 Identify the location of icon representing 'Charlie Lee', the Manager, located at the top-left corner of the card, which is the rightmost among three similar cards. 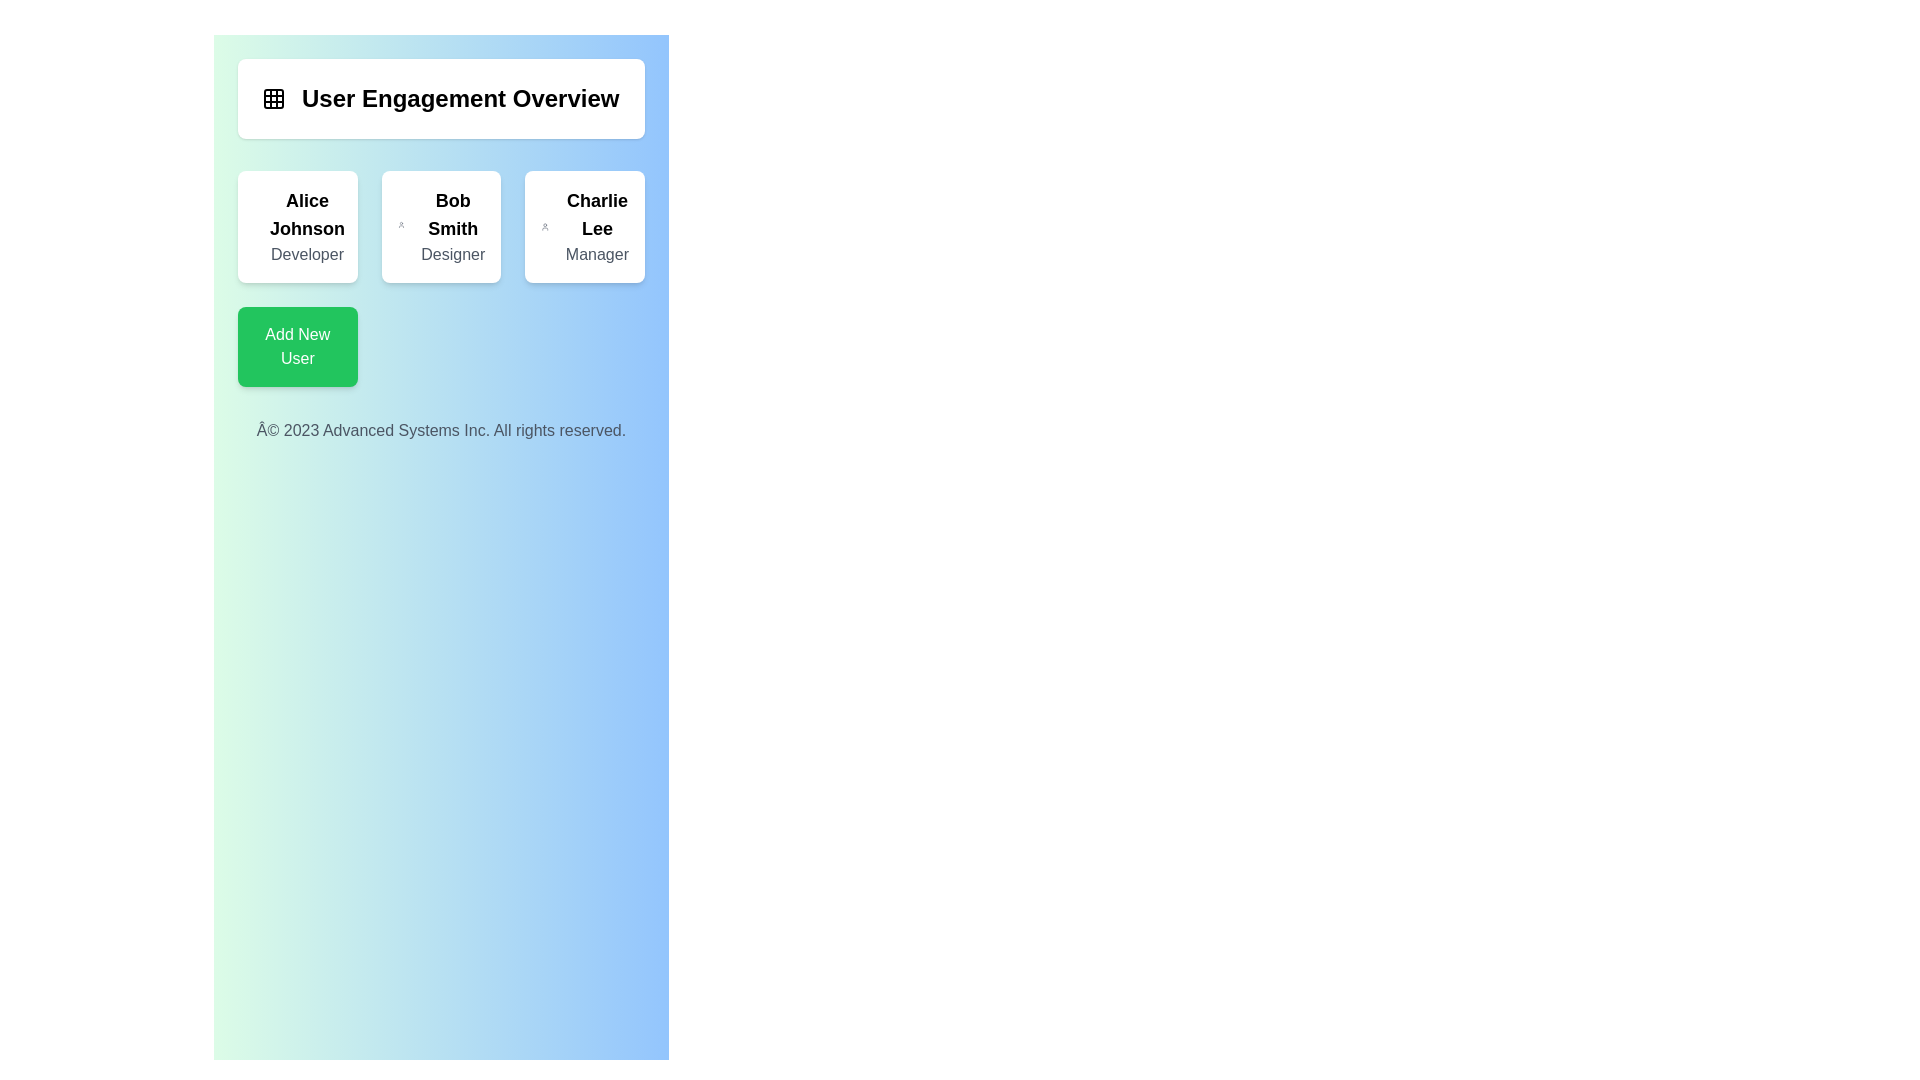
(545, 226).